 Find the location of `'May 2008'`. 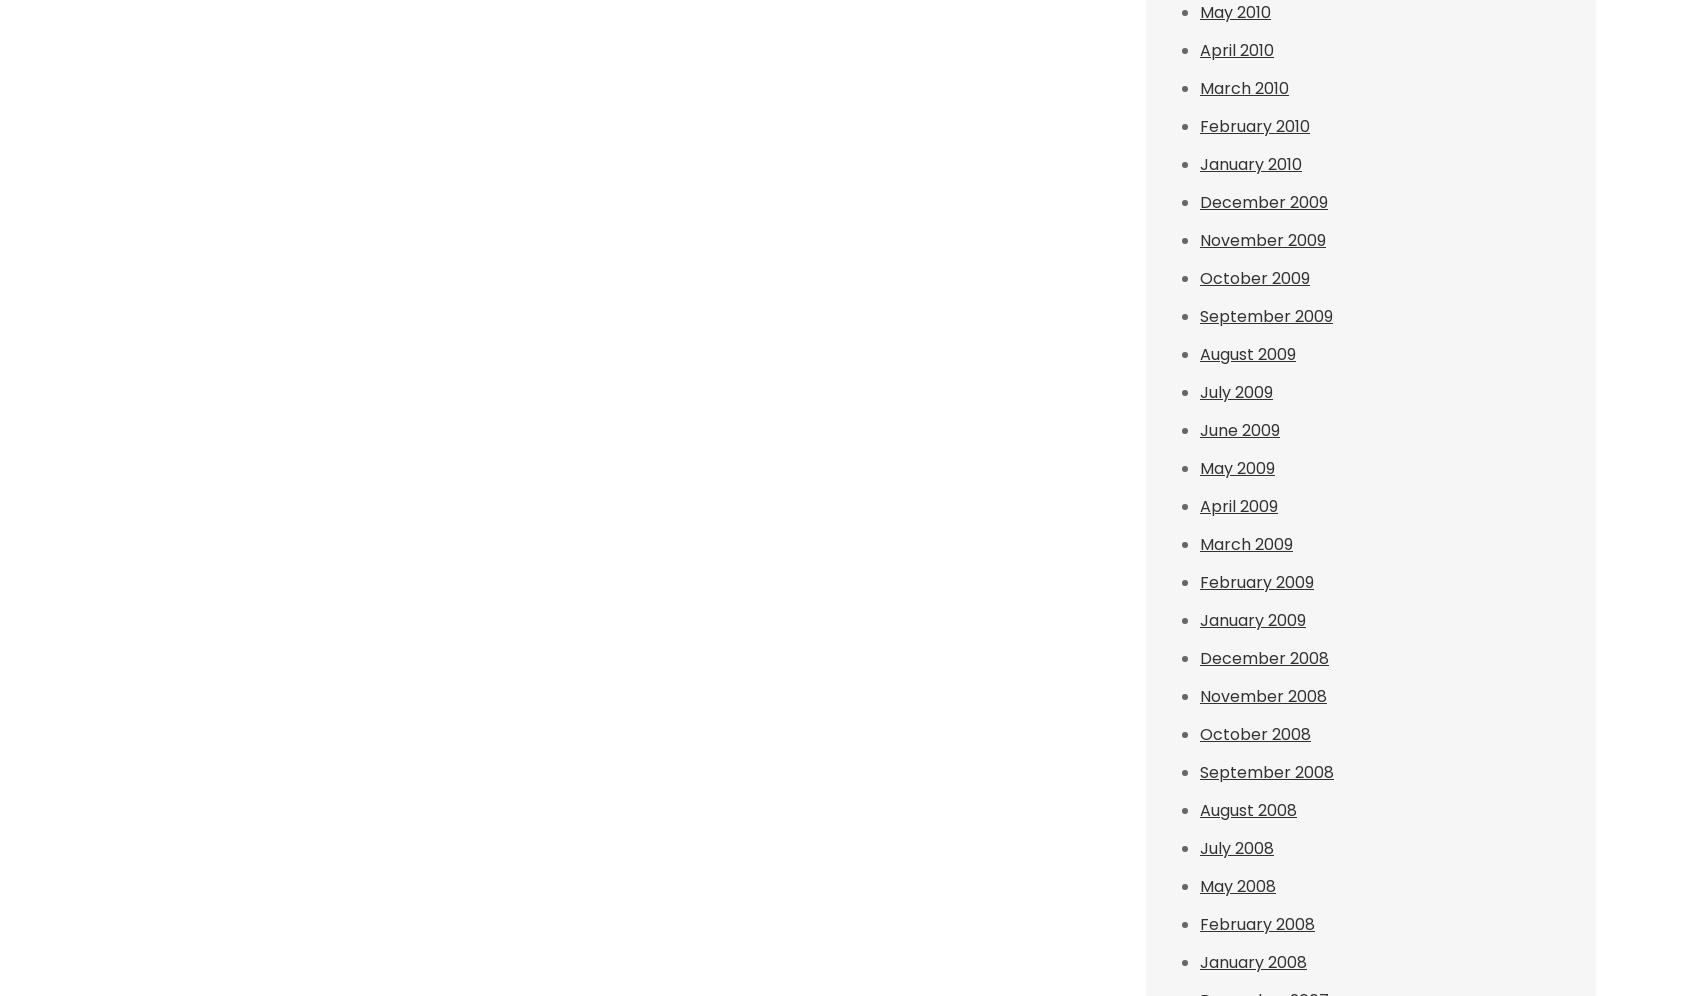

'May 2008' is located at coordinates (1238, 885).